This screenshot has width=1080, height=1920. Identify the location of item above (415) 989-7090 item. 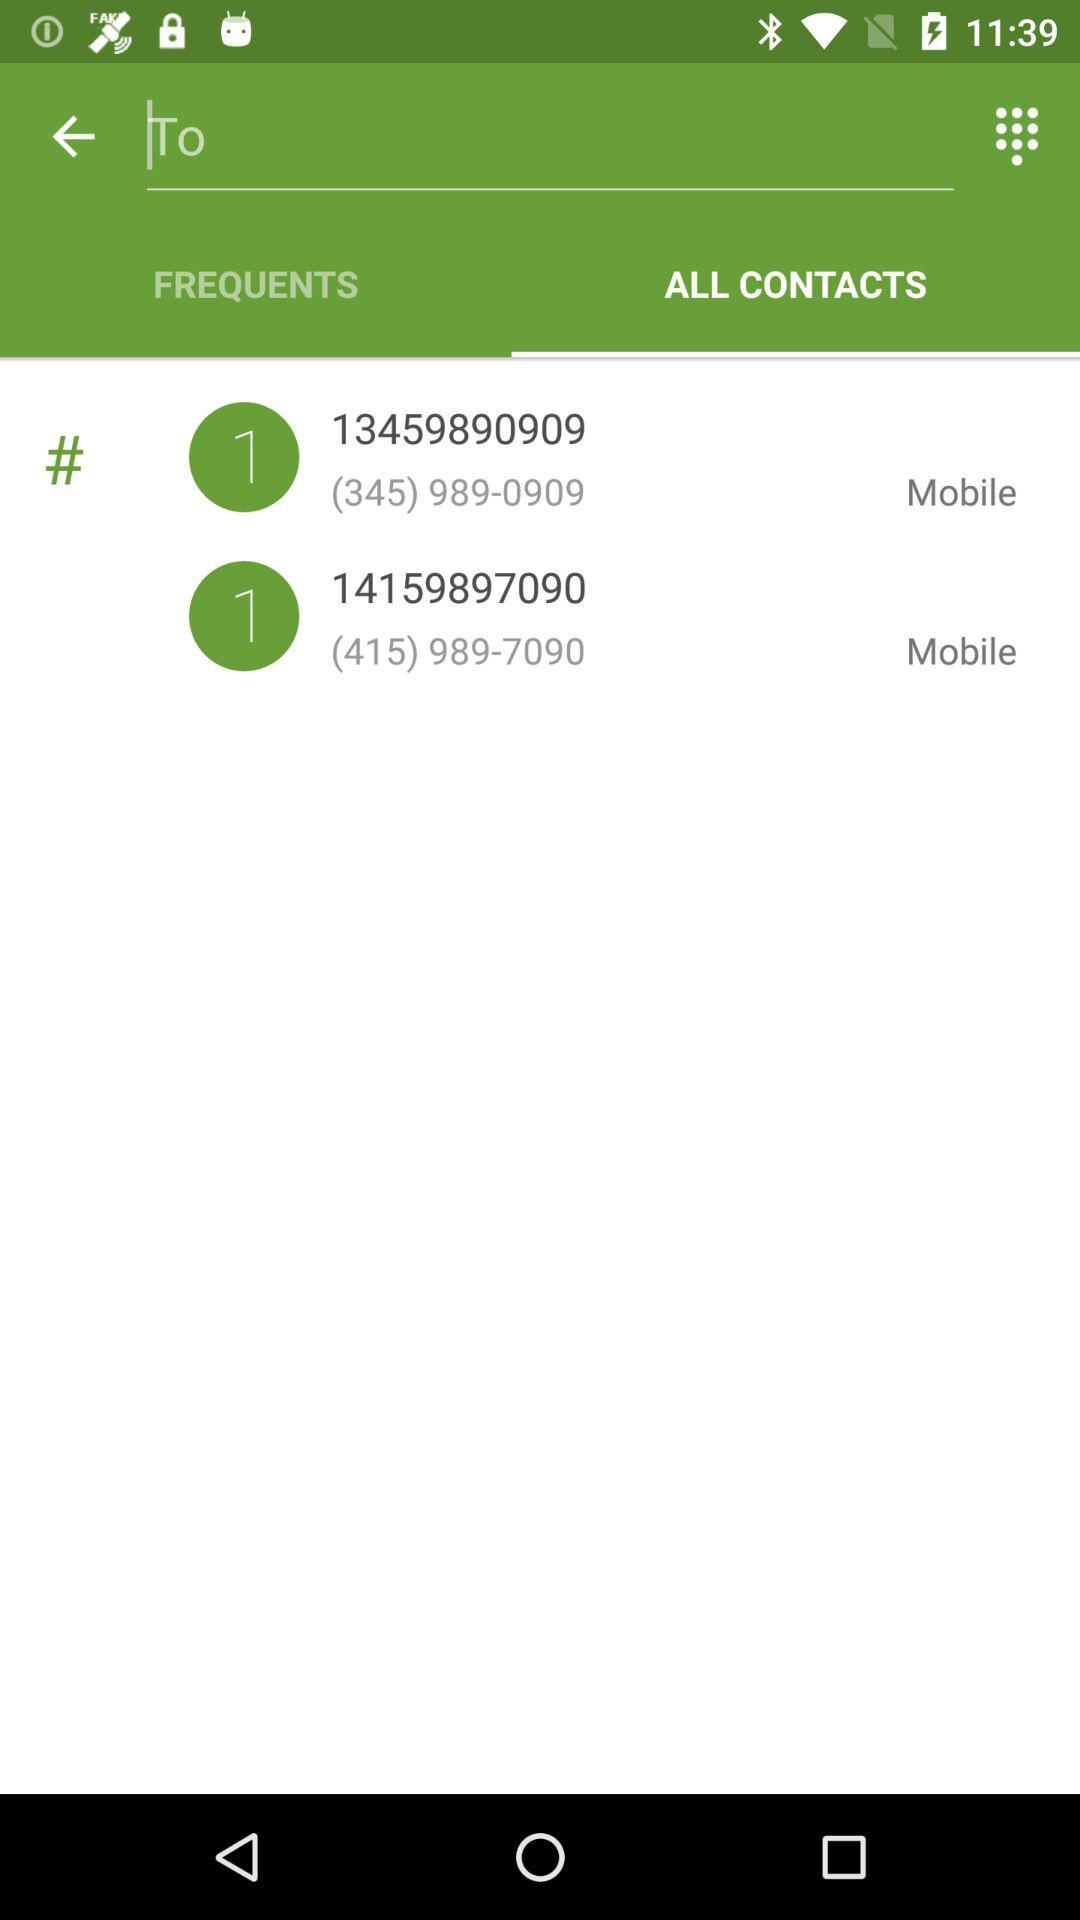
(458, 590).